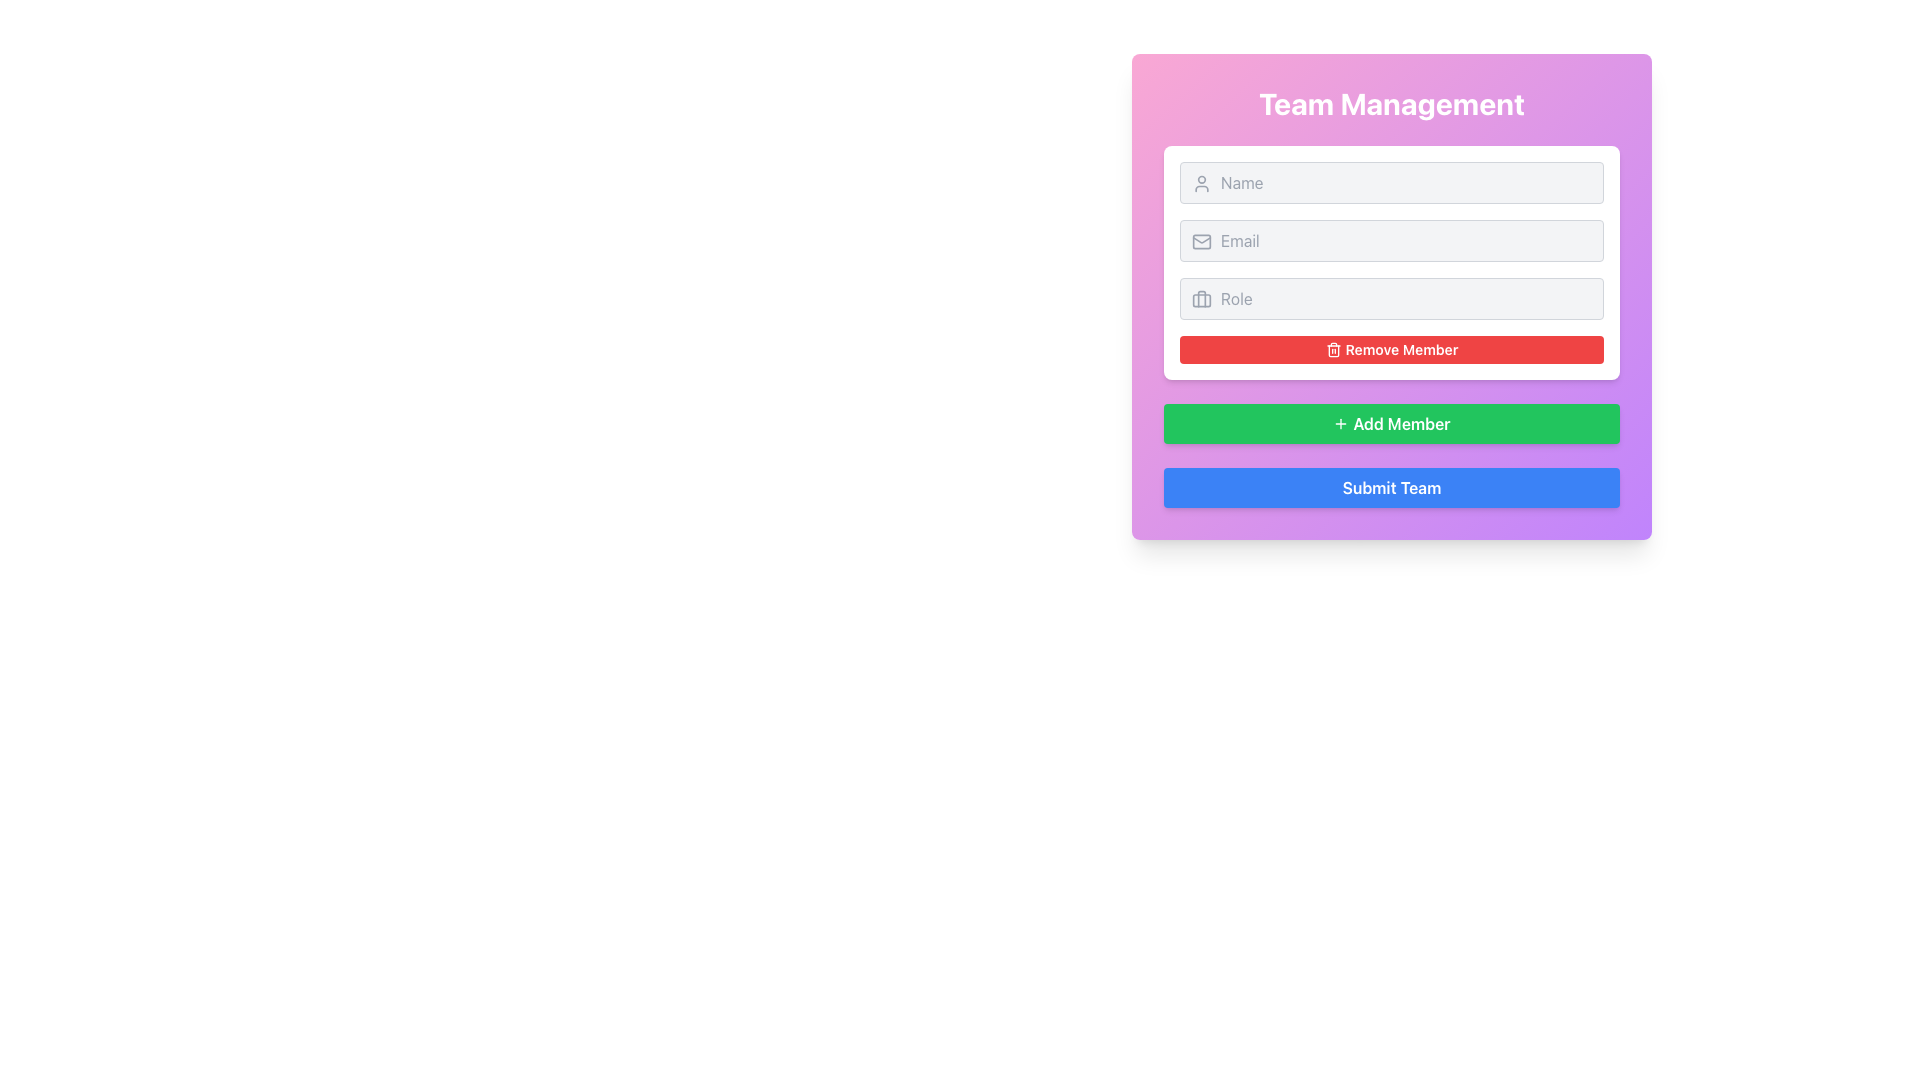 The height and width of the screenshot is (1080, 1920). I want to click on the prominent red 'Remove Member' button located below the input fields in the 'Team Management' card to initiate the removal action, so click(1391, 349).